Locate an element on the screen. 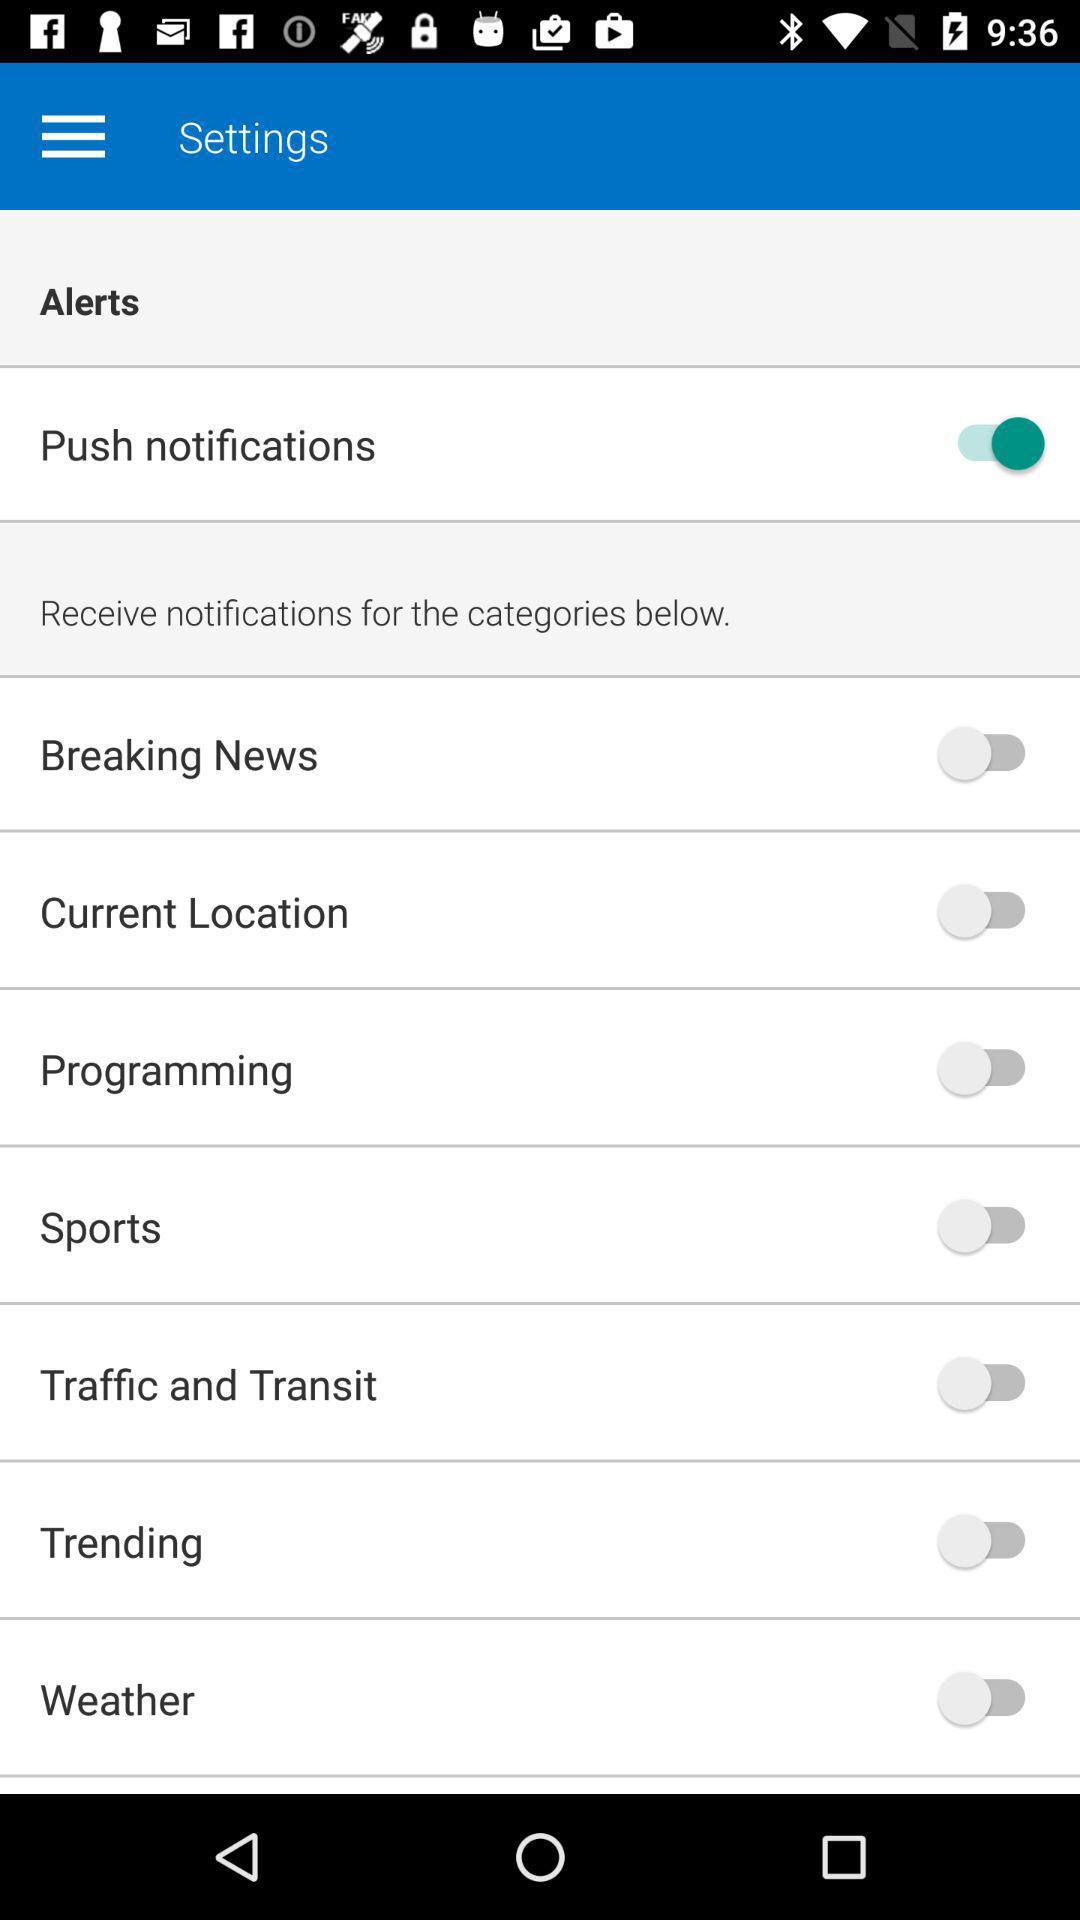 The width and height of the screenshot is (1080, 1920). location-based news is located at coordinates (991, 909).